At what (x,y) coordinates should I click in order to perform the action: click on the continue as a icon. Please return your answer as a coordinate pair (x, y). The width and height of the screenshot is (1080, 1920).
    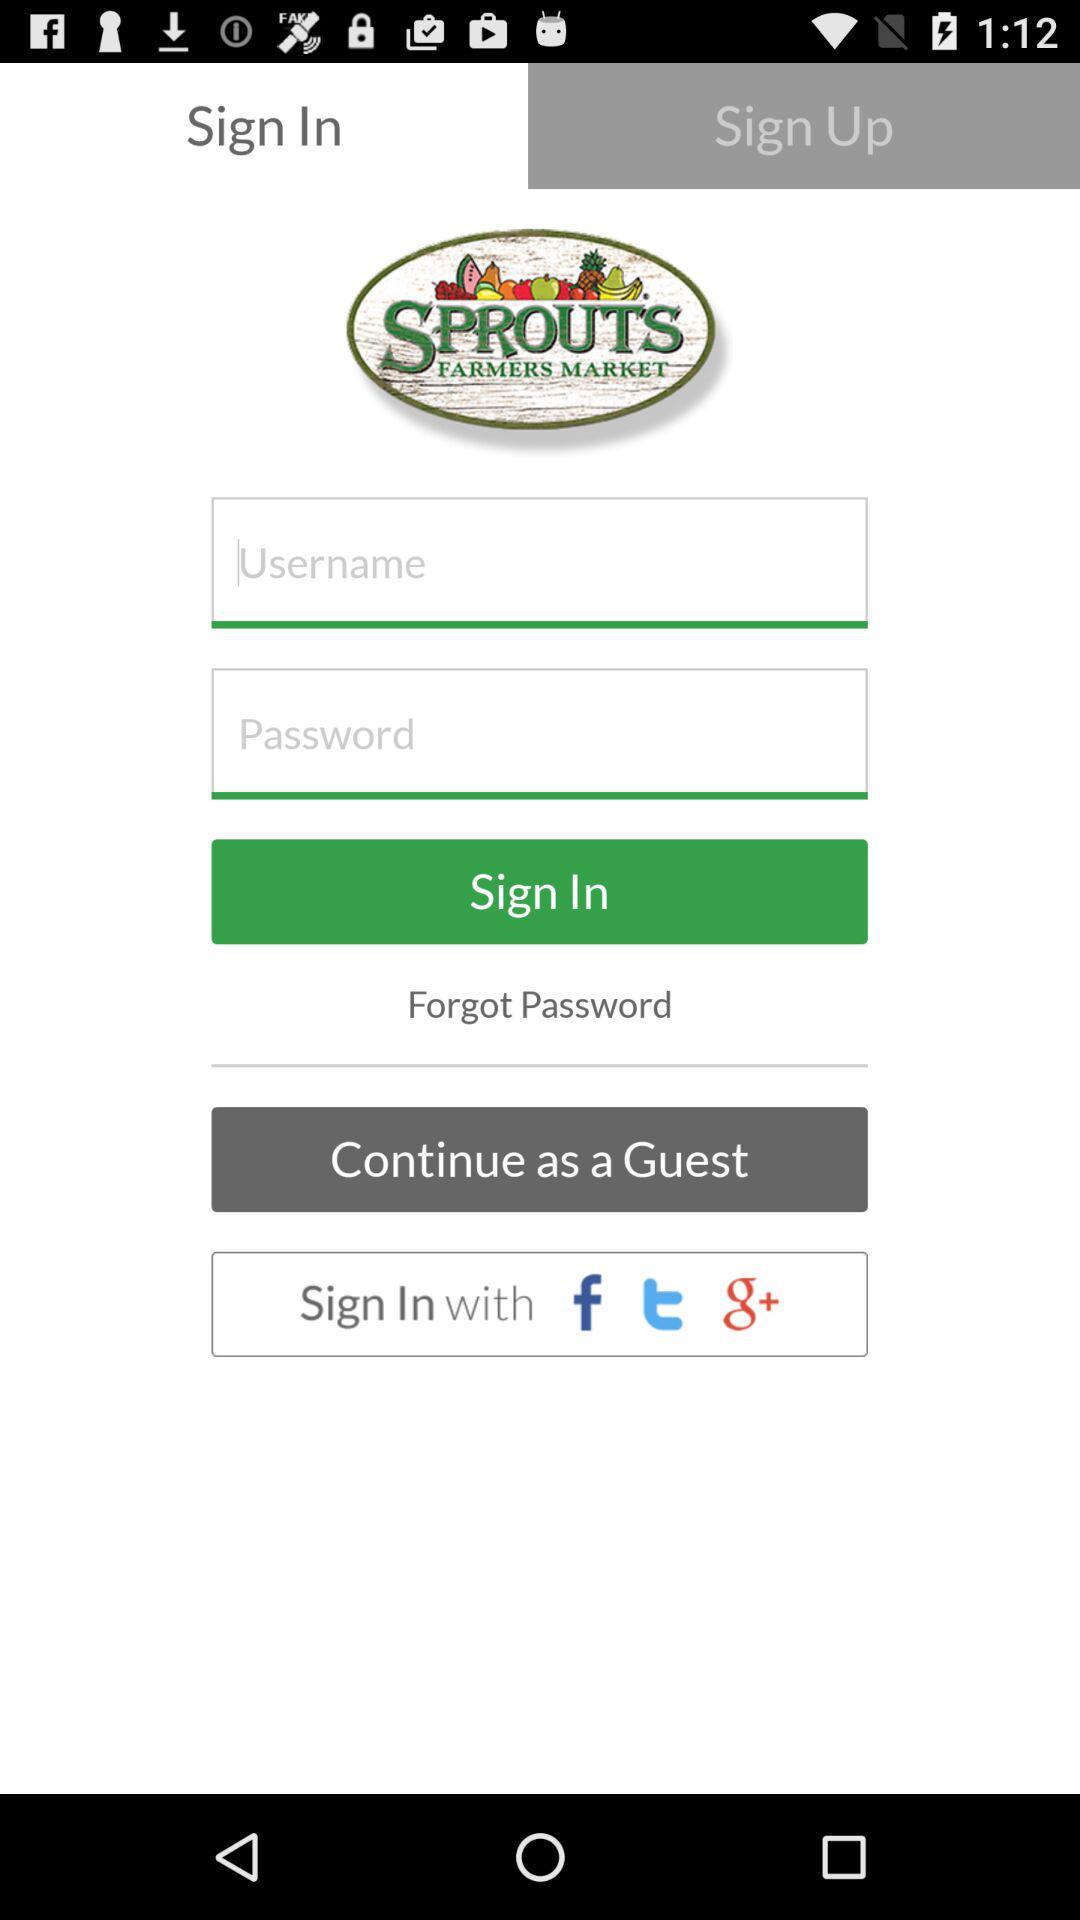
    Looking at the image, I should click on (538, 1159).